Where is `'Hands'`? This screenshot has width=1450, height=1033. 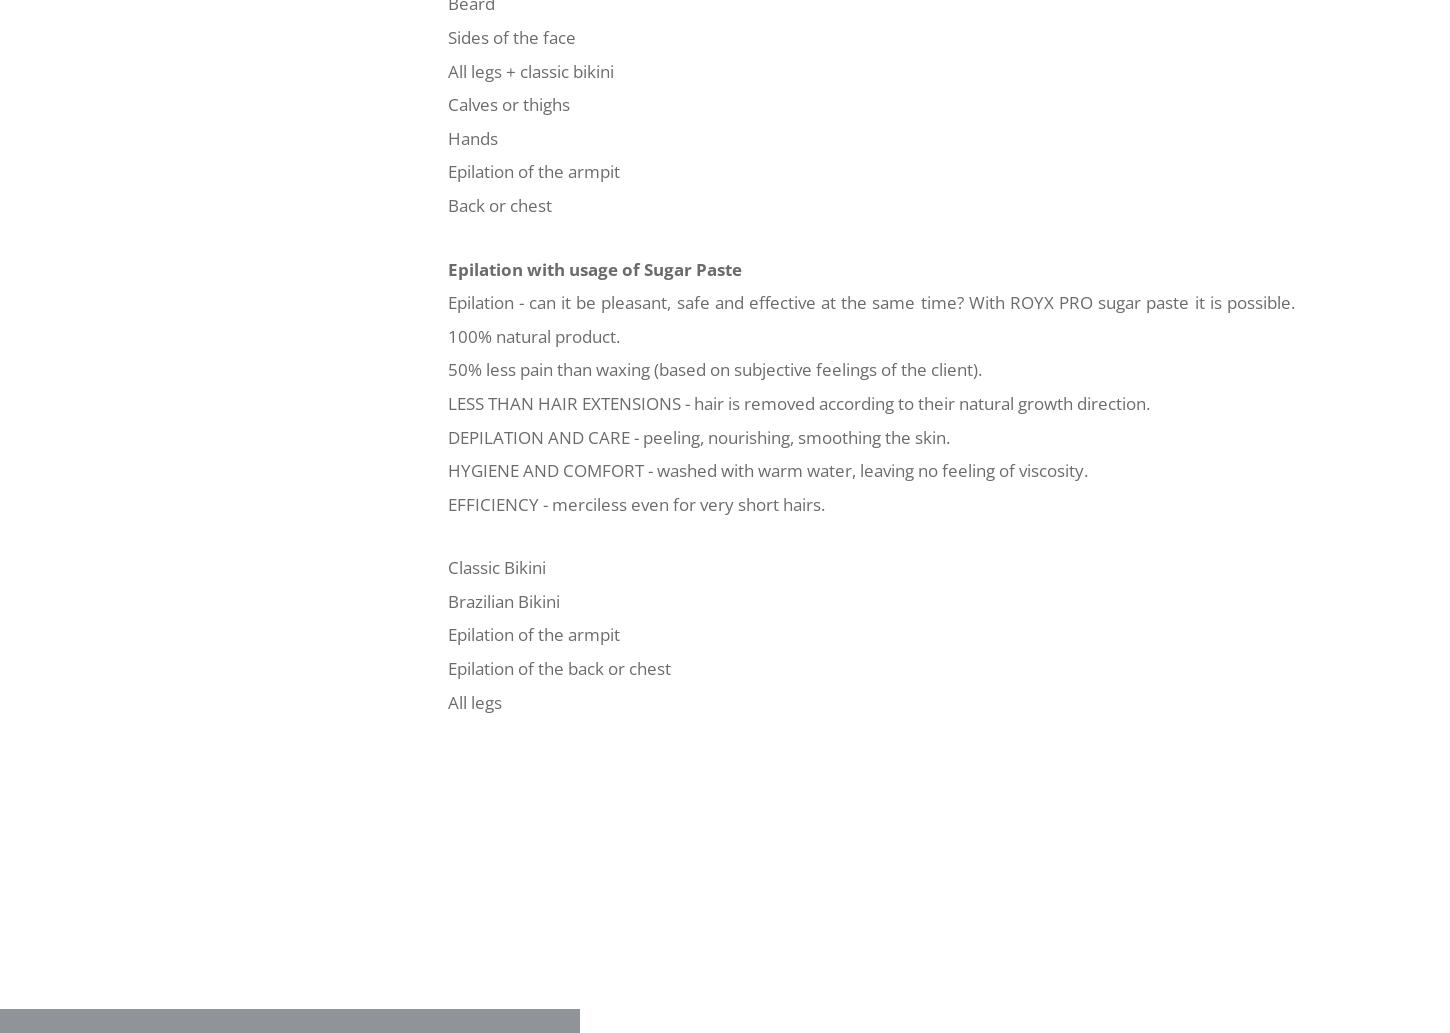
'Hands' is located at coordinates (473, 137).